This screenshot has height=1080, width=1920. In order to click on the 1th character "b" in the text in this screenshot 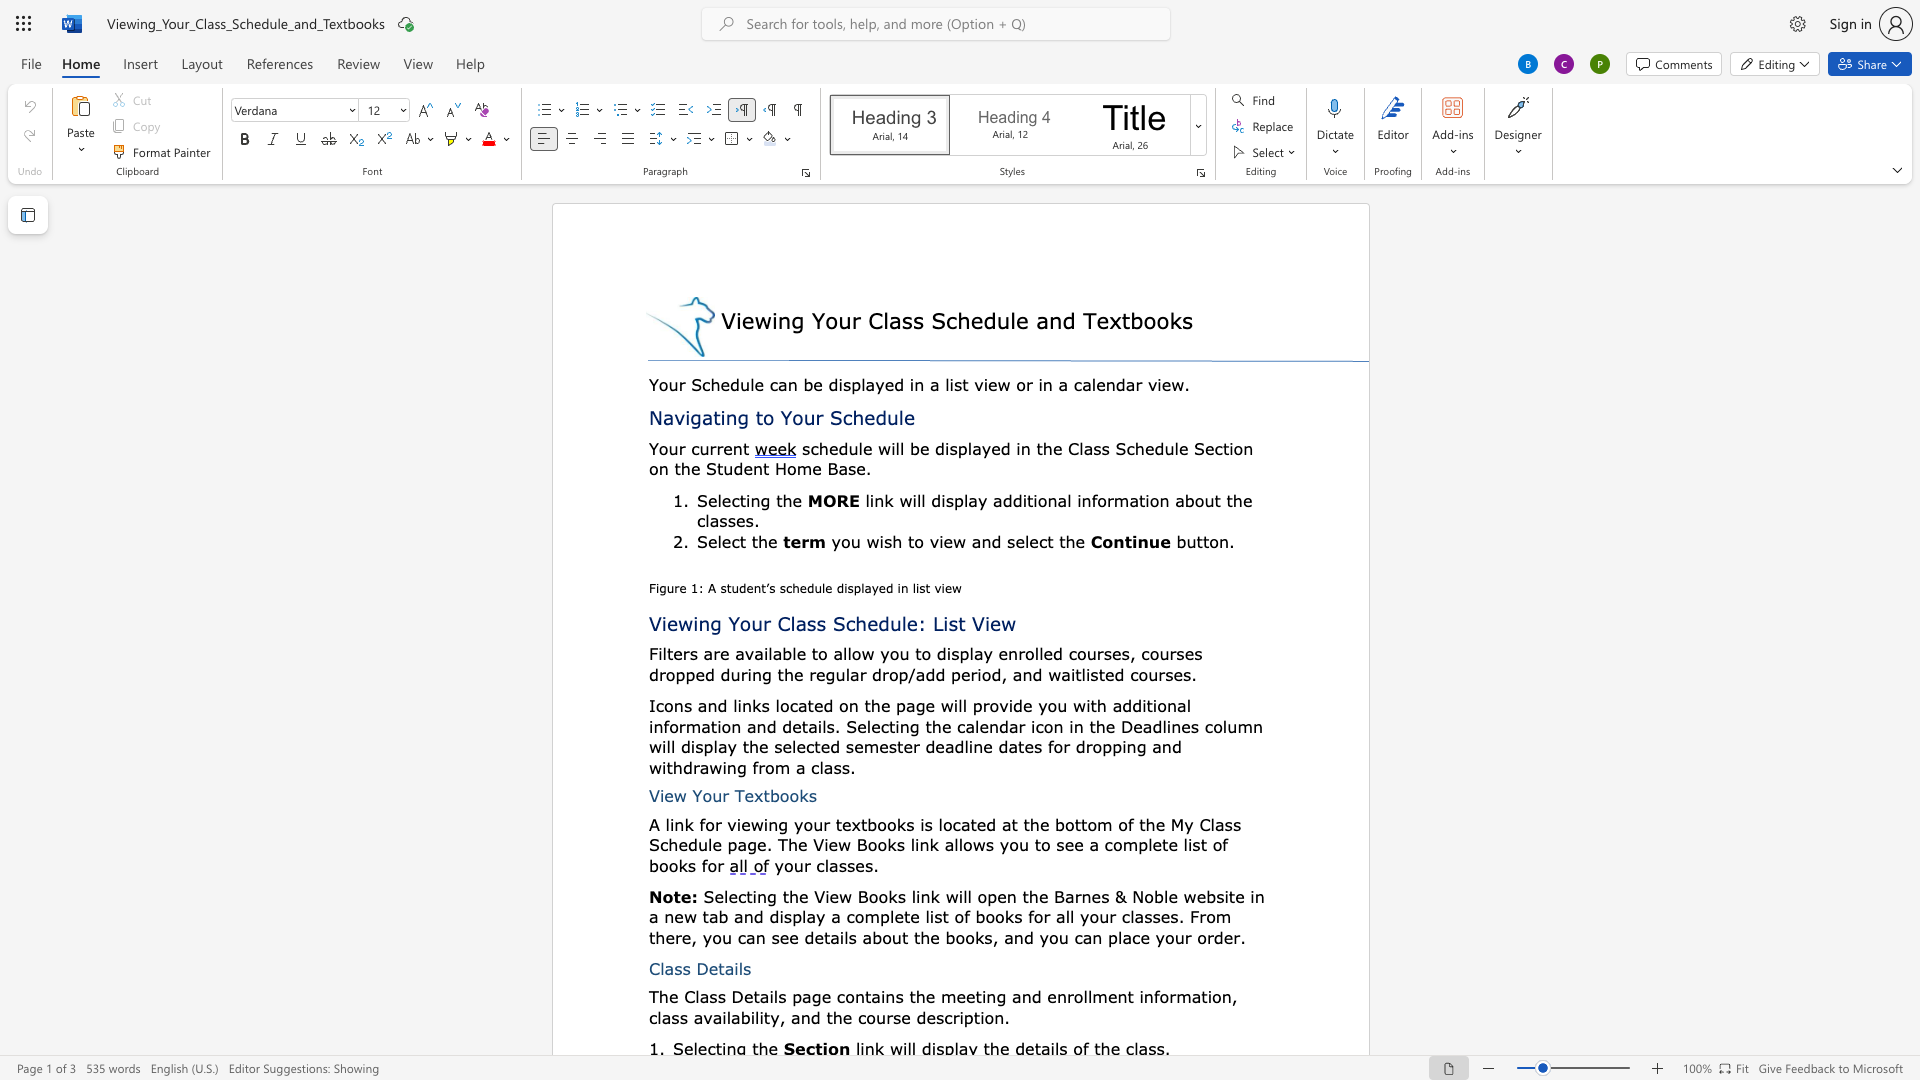, I will do `click(872, 824)`.